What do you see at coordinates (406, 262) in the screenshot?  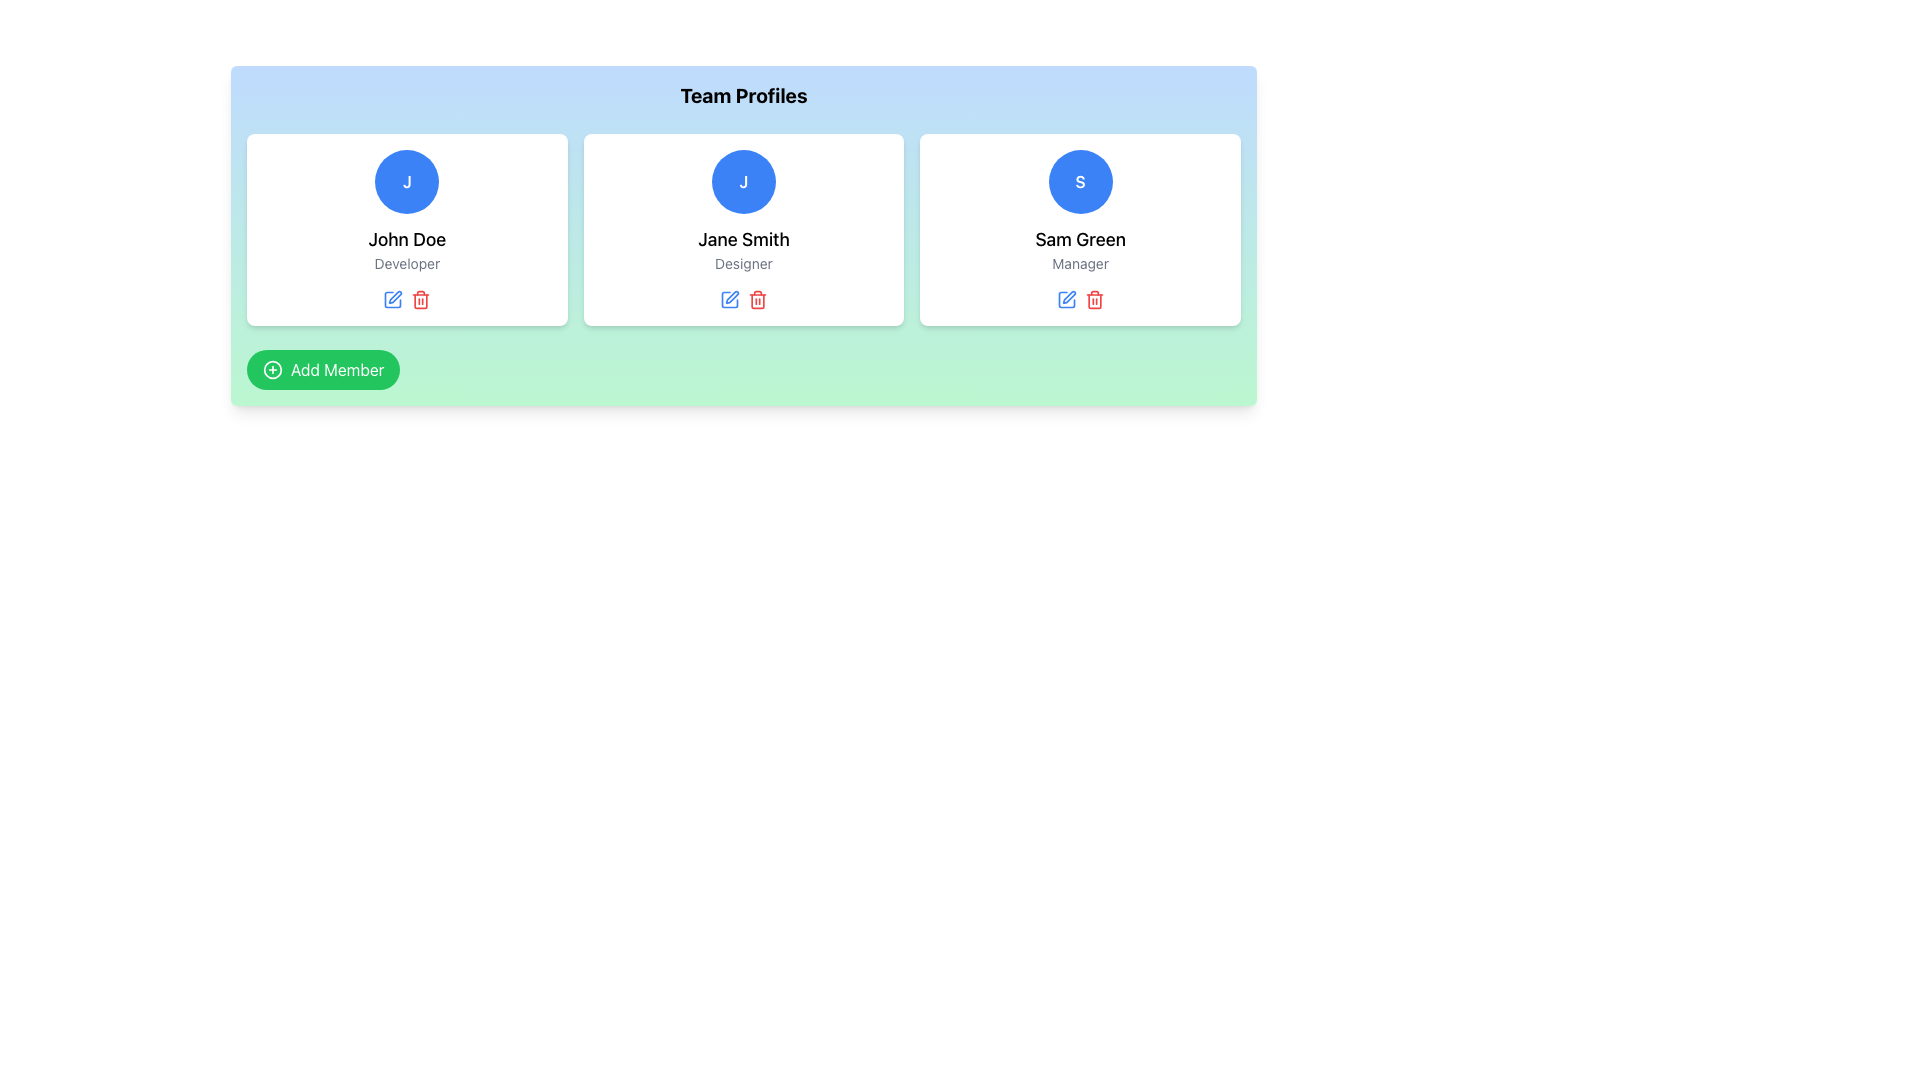 I see `the text label displaying the user's role or job title for 'John Doe' in the first profile card of the 'Team Profiles' section` at bounding box center [406, 262].